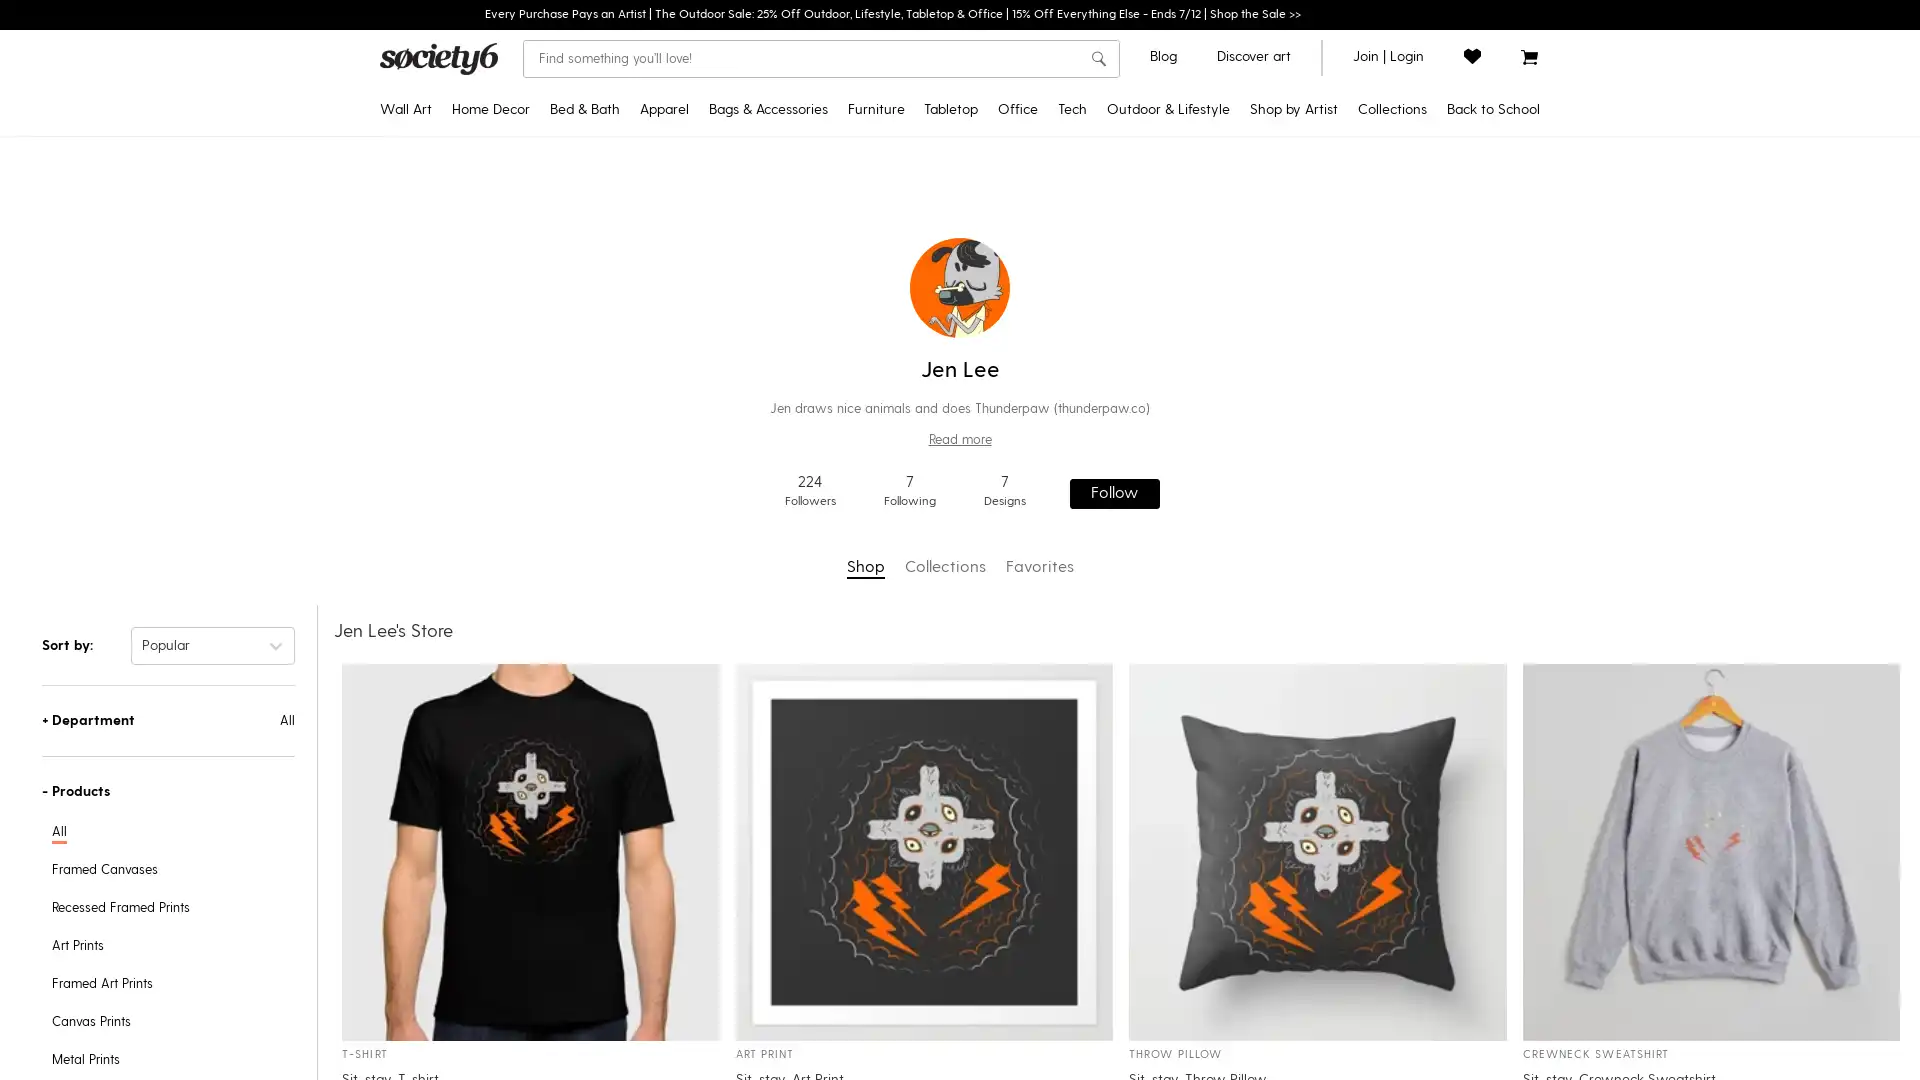 The height and width of the screenshot is (1080, 1920). What do you see at coordinates (988, 416) in the screenshot?
I see `Cutting Boards` at bounding box center [988, 416].